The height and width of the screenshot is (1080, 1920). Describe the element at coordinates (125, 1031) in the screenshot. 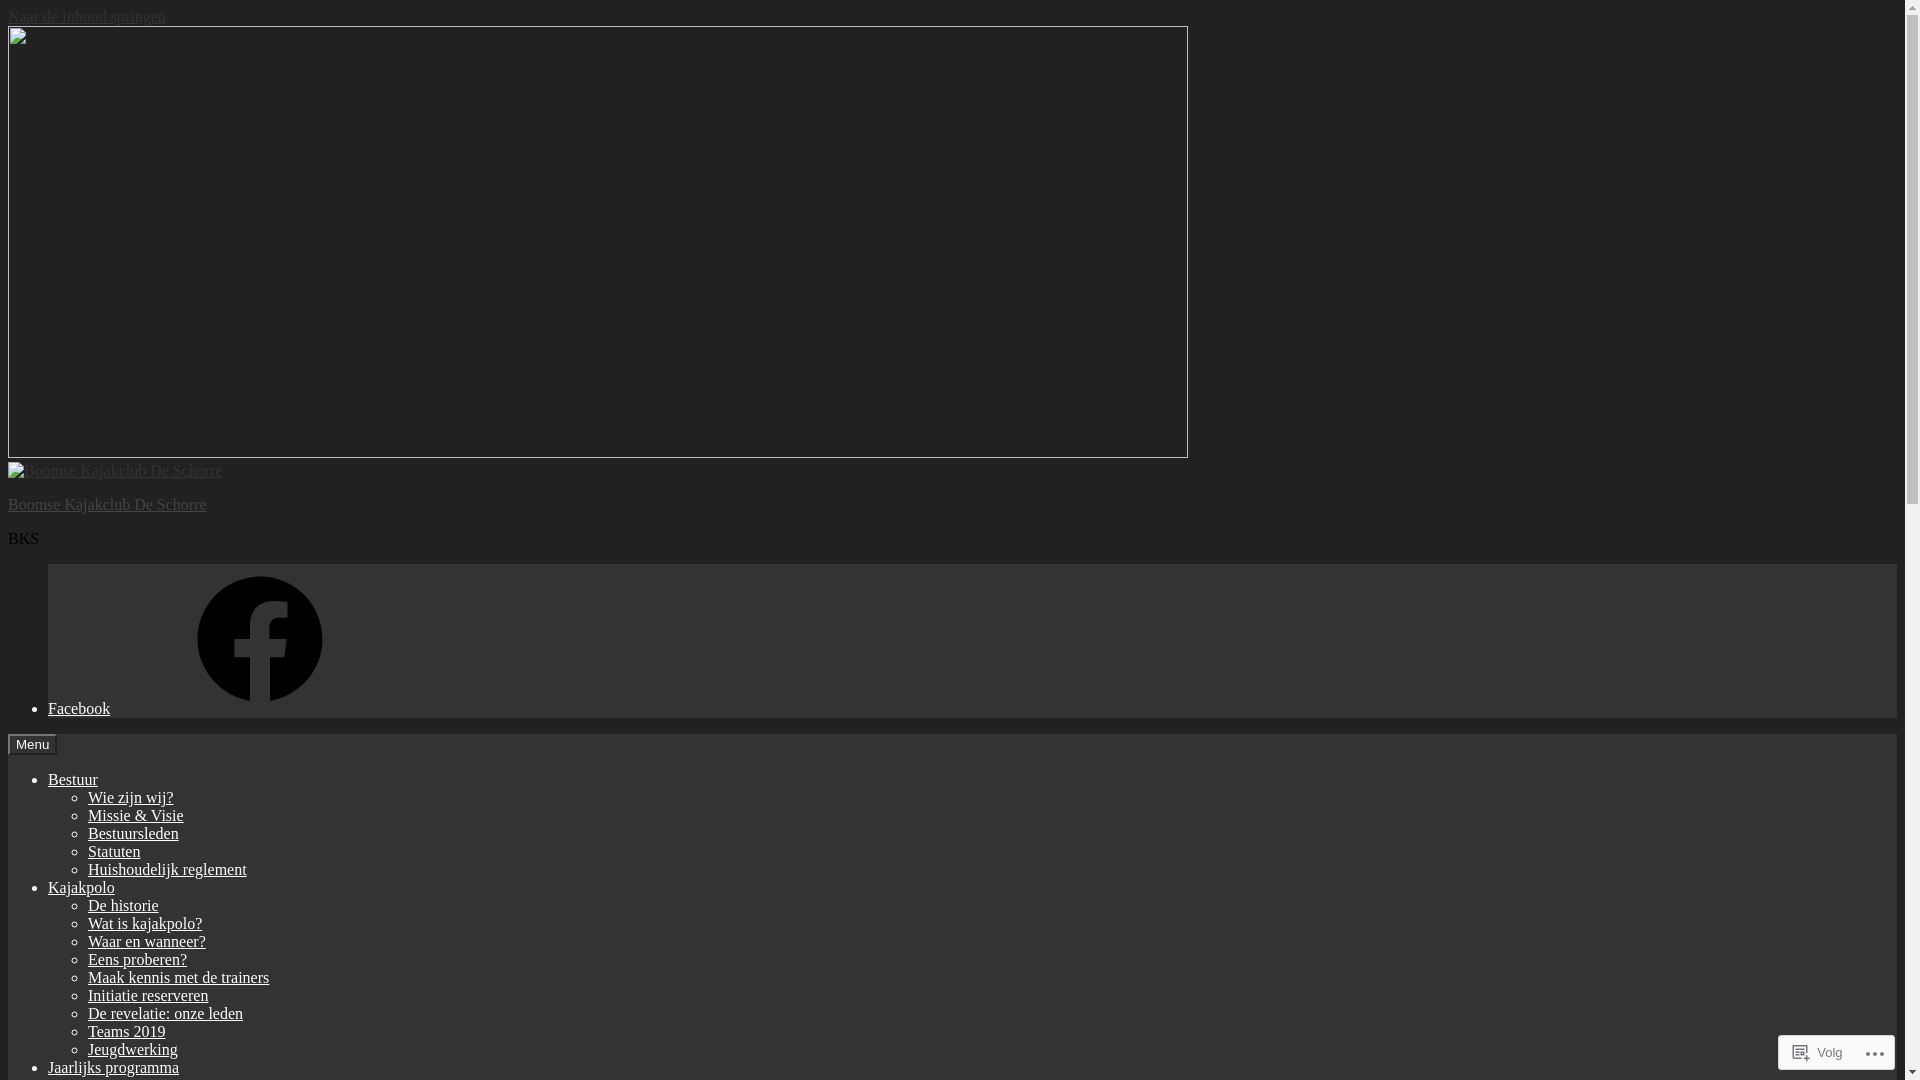

I see `'Teams 2019'` at that location.